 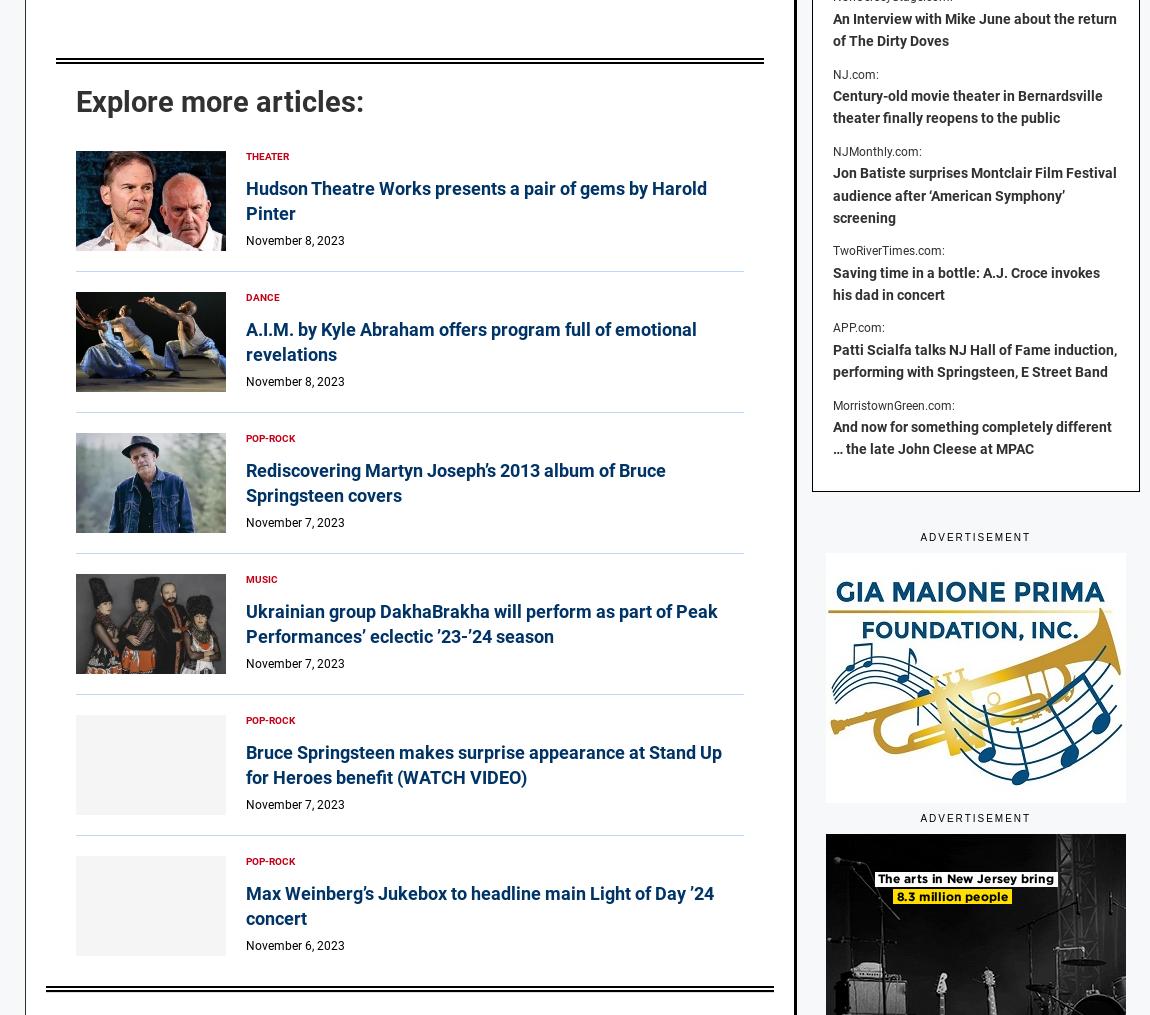 I want to click on 'Dance', so click(x=262, y=295).